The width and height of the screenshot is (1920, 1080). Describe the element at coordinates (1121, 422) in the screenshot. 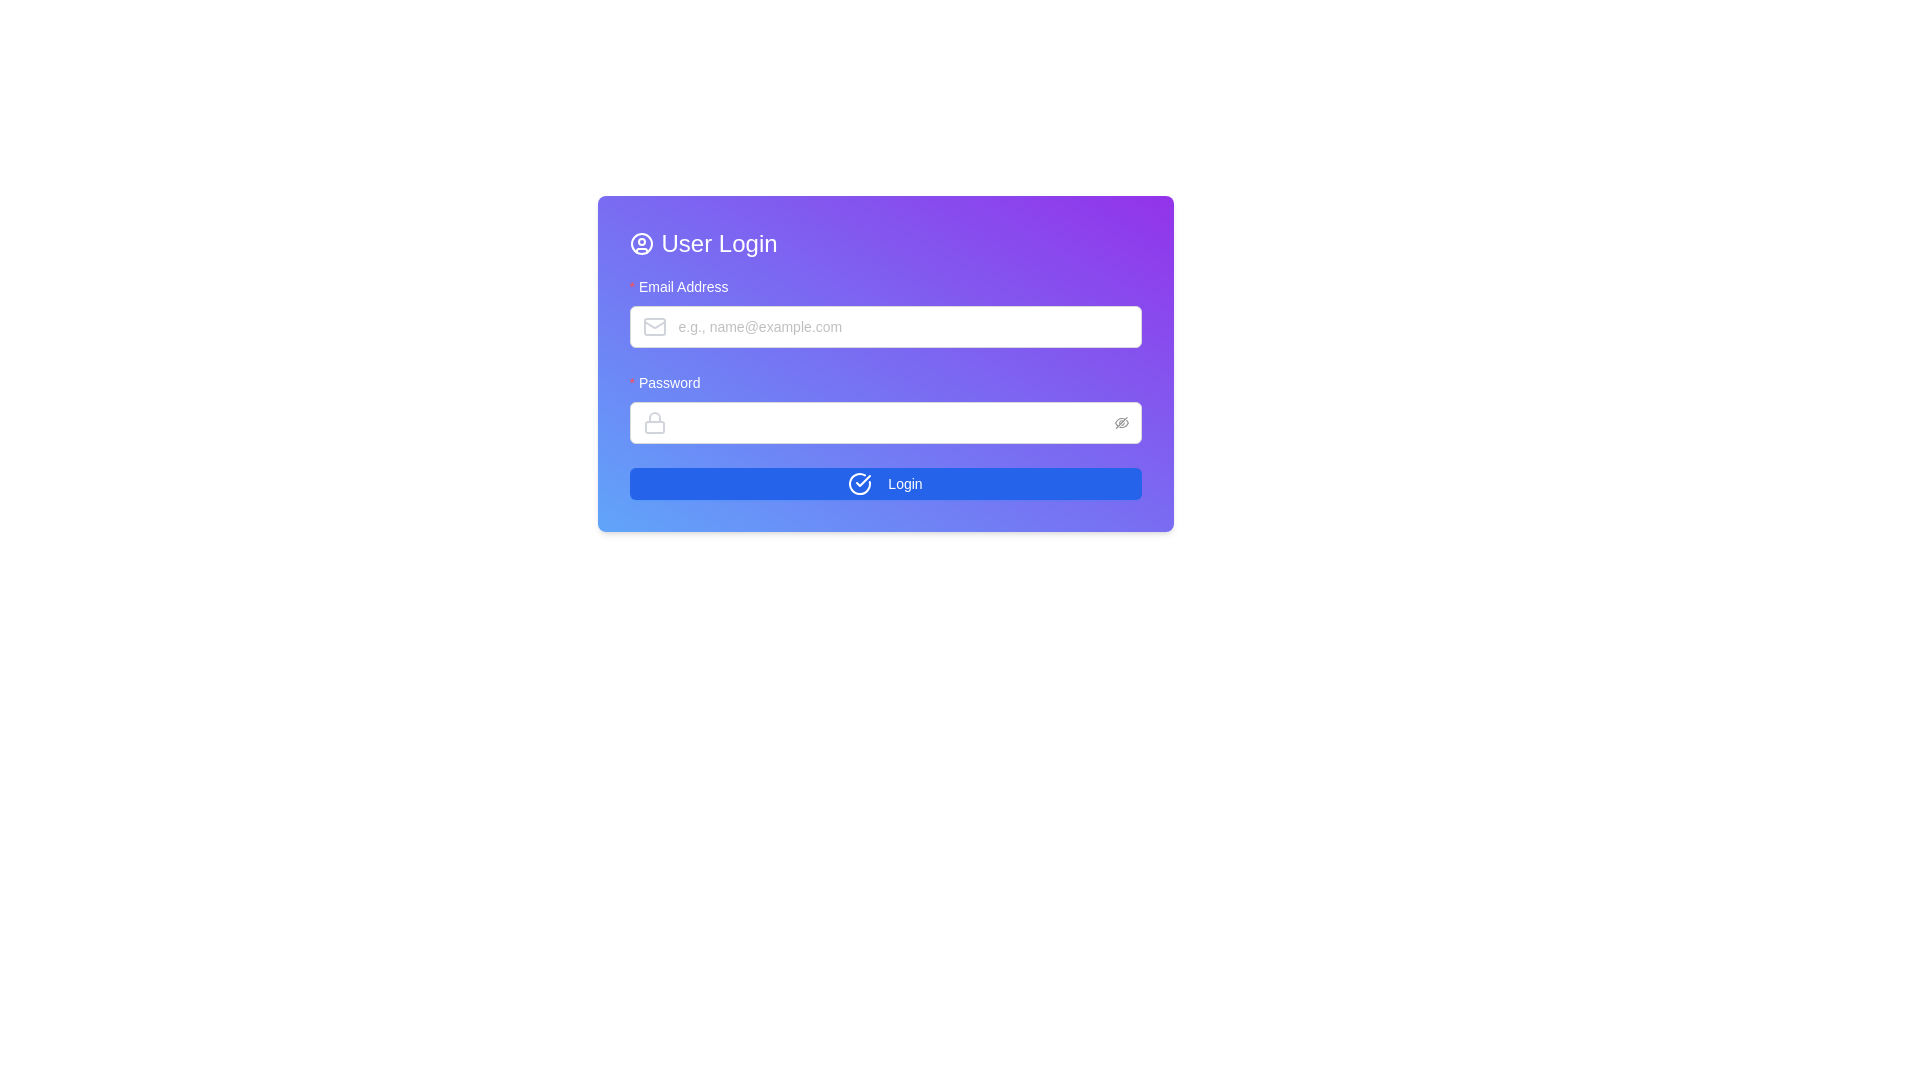

I see `the toggle button on the extreme right of the password input field` at that location.